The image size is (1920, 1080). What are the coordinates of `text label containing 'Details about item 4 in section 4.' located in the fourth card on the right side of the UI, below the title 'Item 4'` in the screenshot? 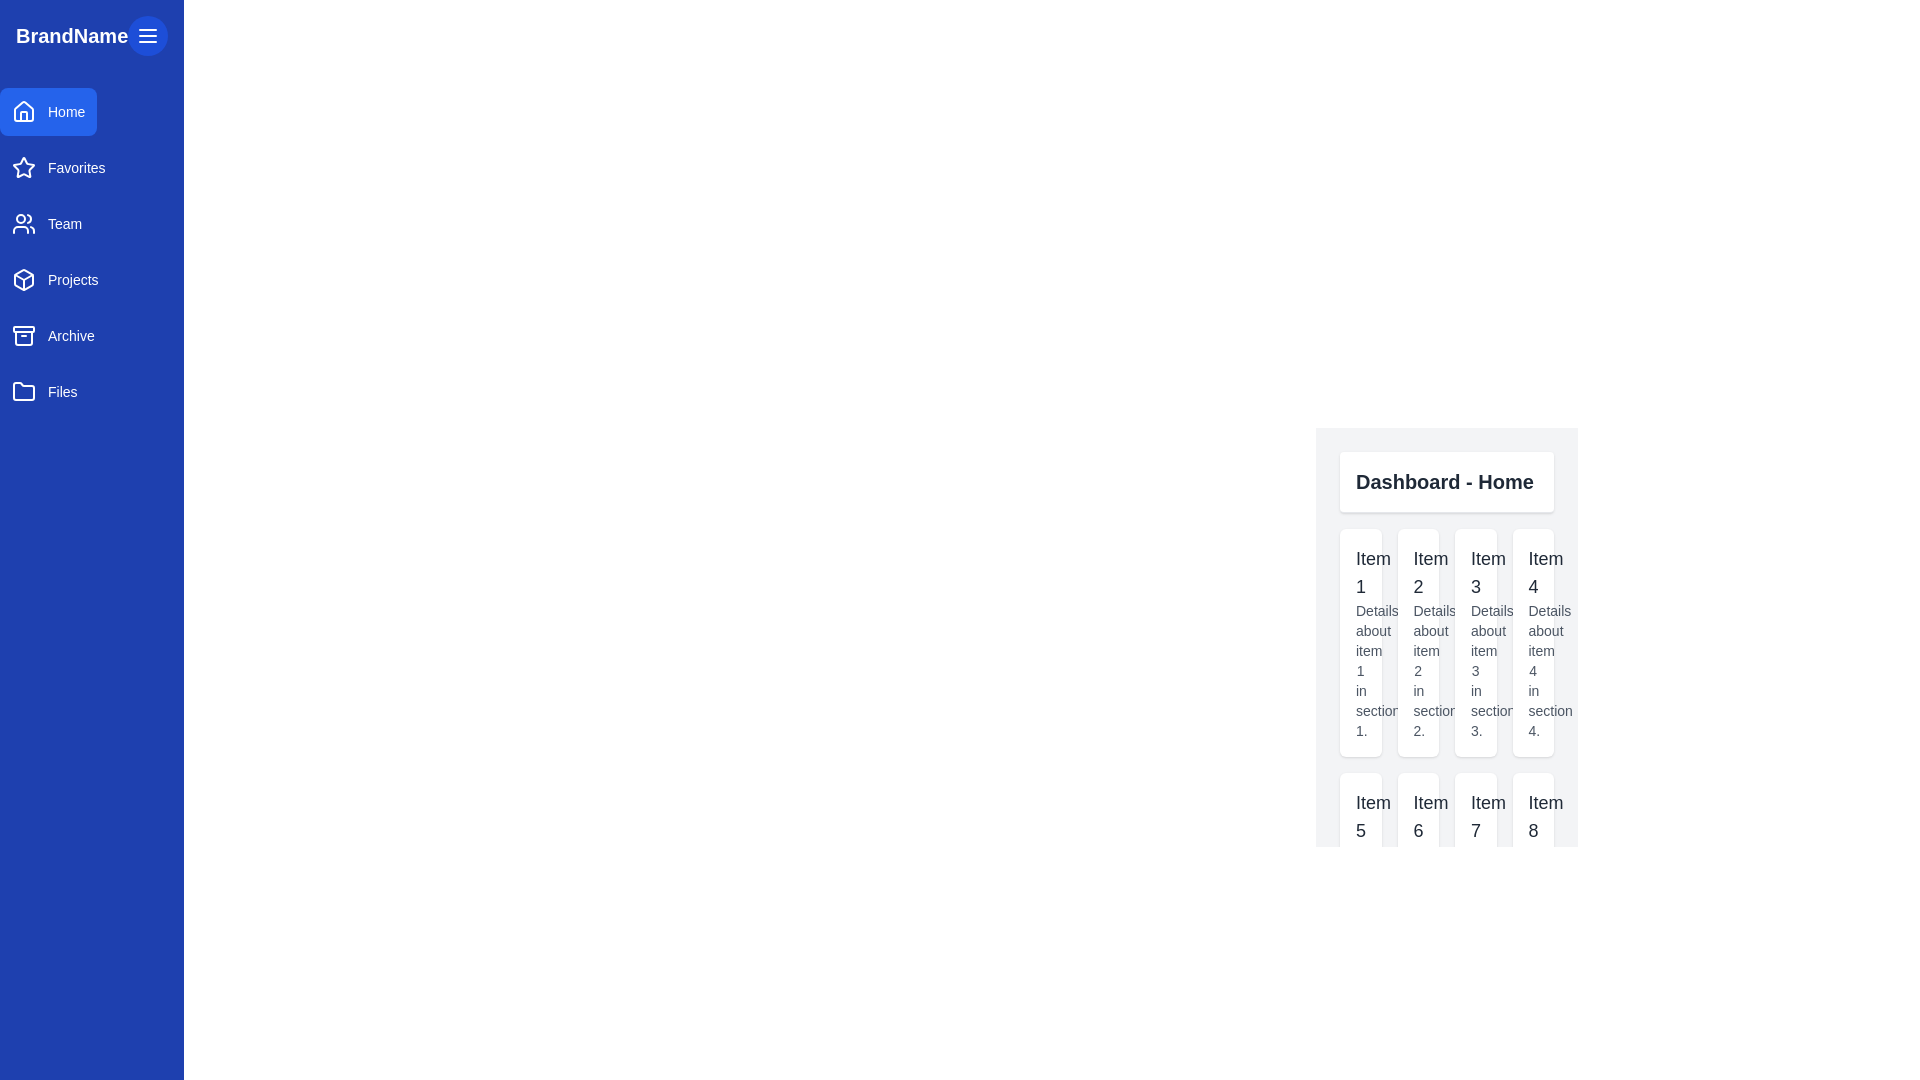 It's located at (1532, 671).